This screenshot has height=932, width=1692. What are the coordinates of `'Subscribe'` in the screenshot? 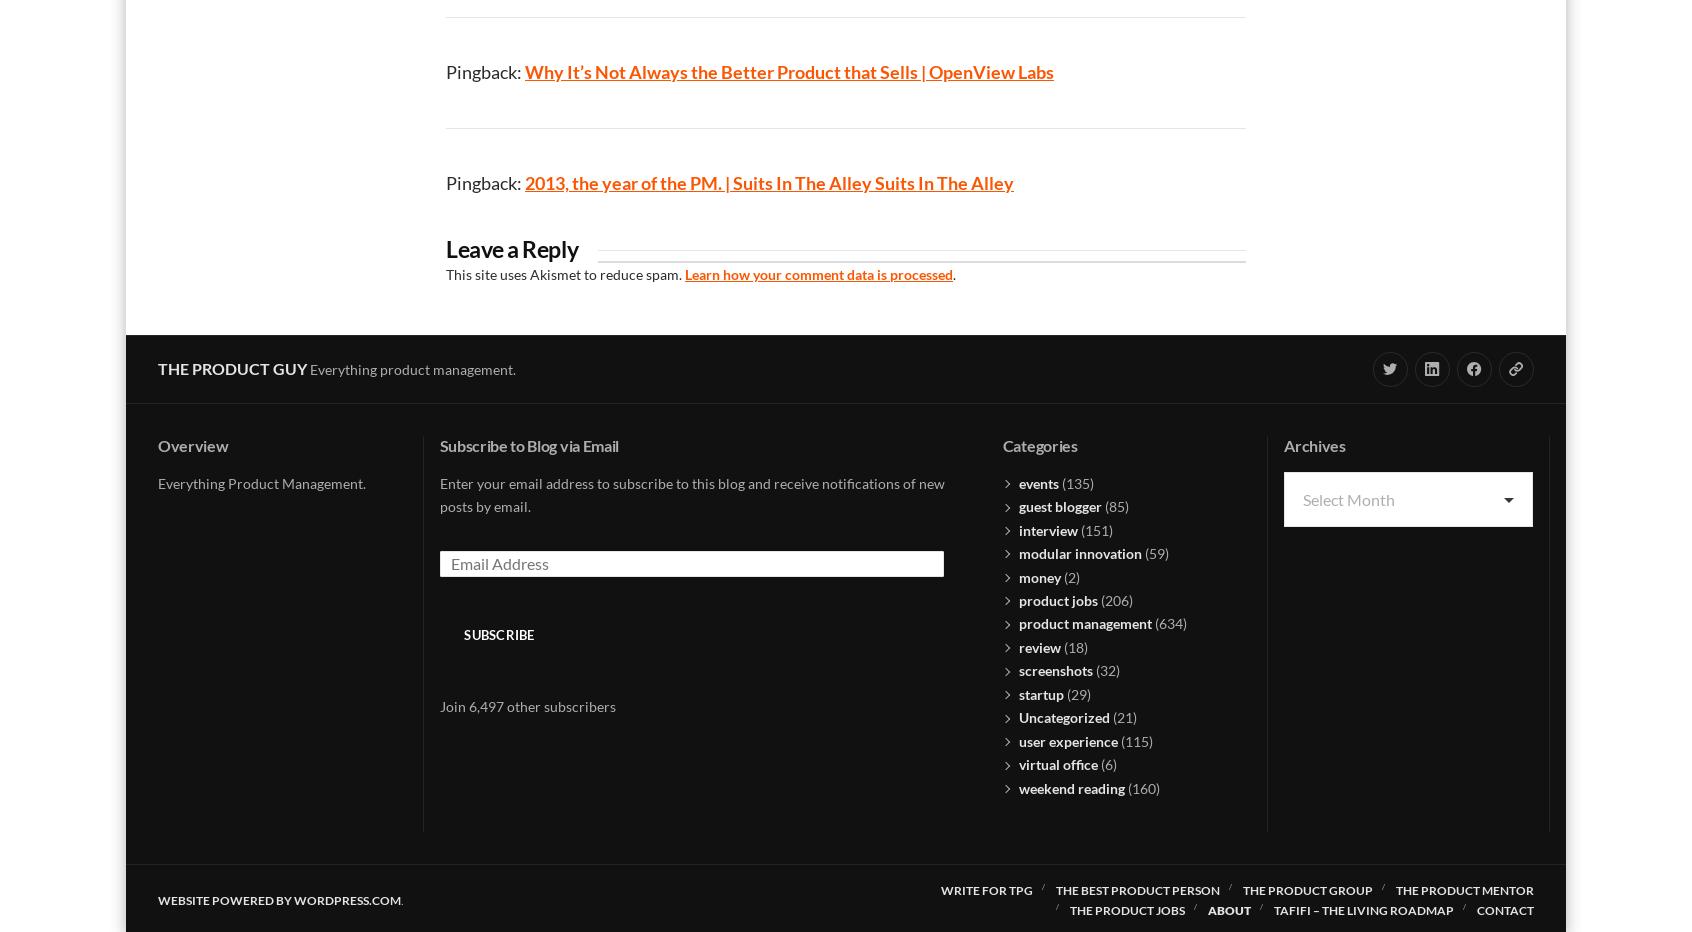 It's located at (498, 633).